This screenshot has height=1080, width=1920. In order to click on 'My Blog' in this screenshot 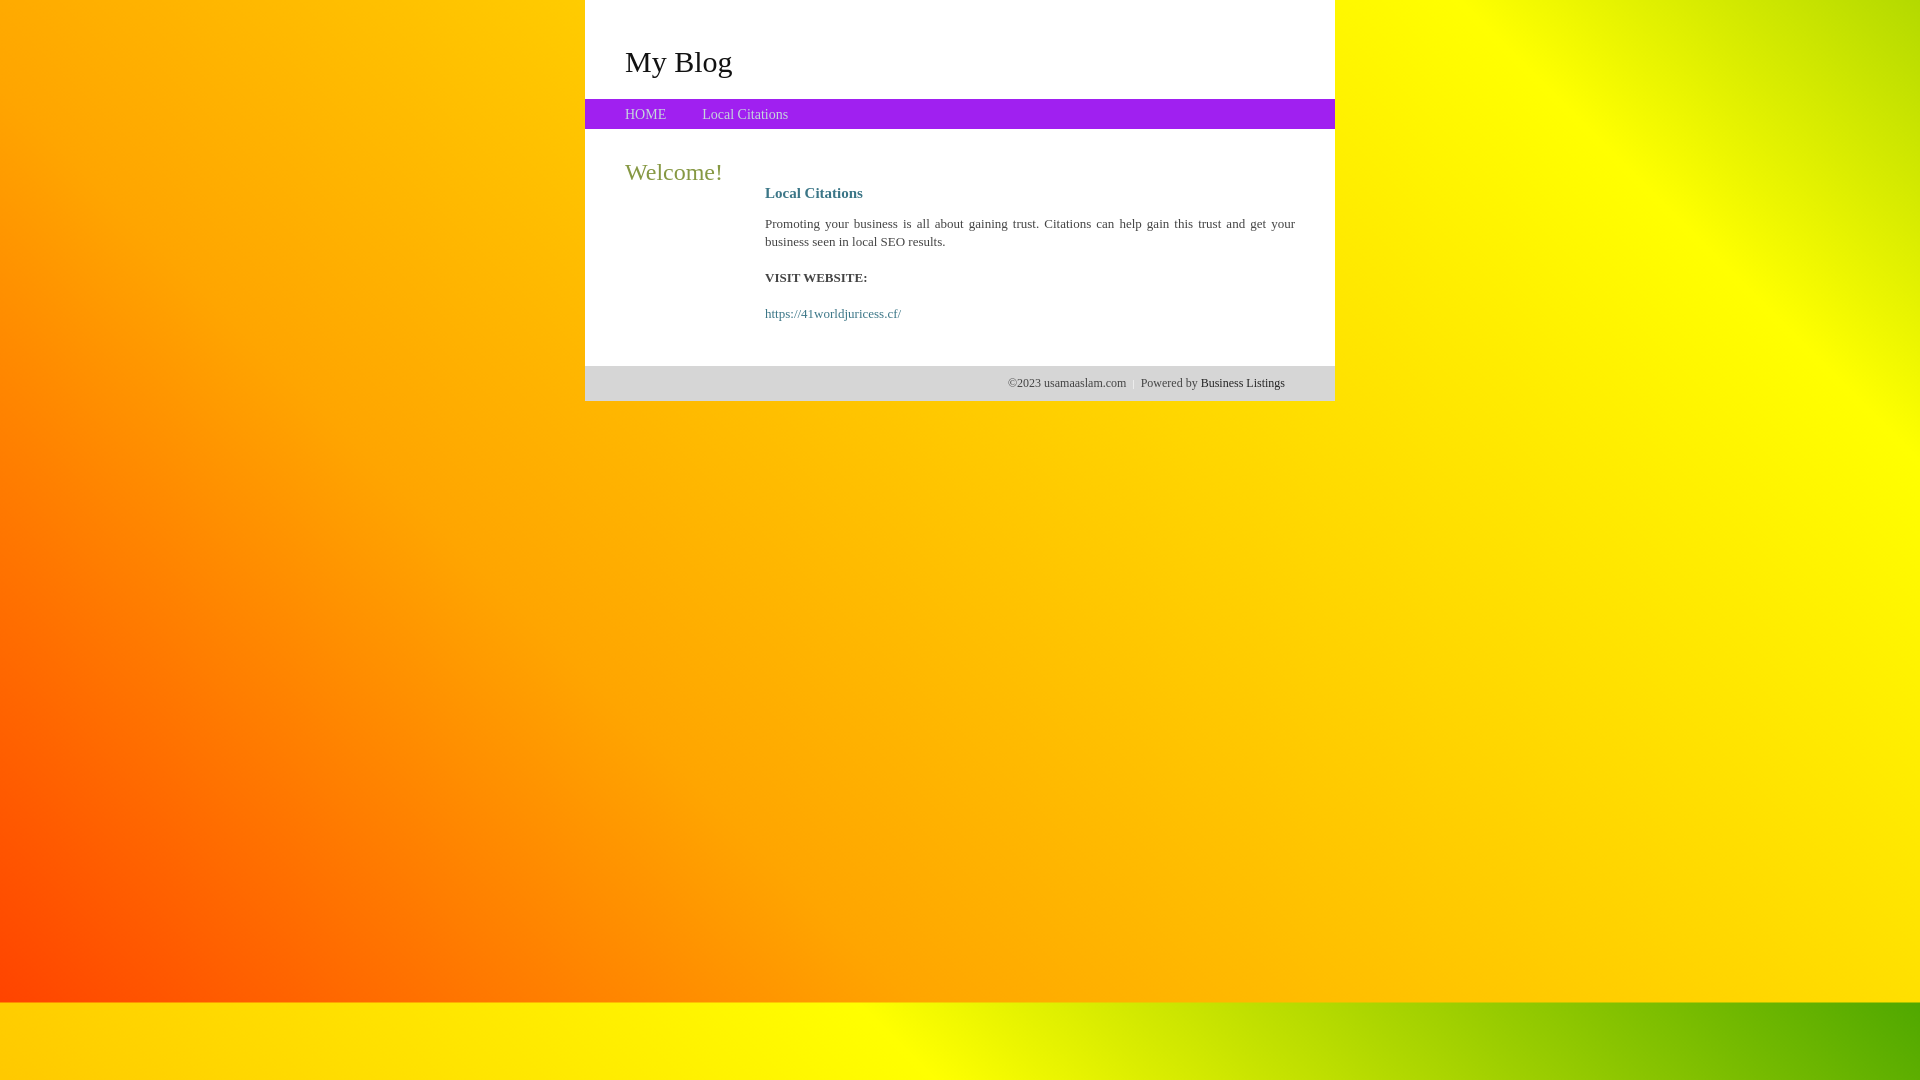, I will do `click(623, 60)`.